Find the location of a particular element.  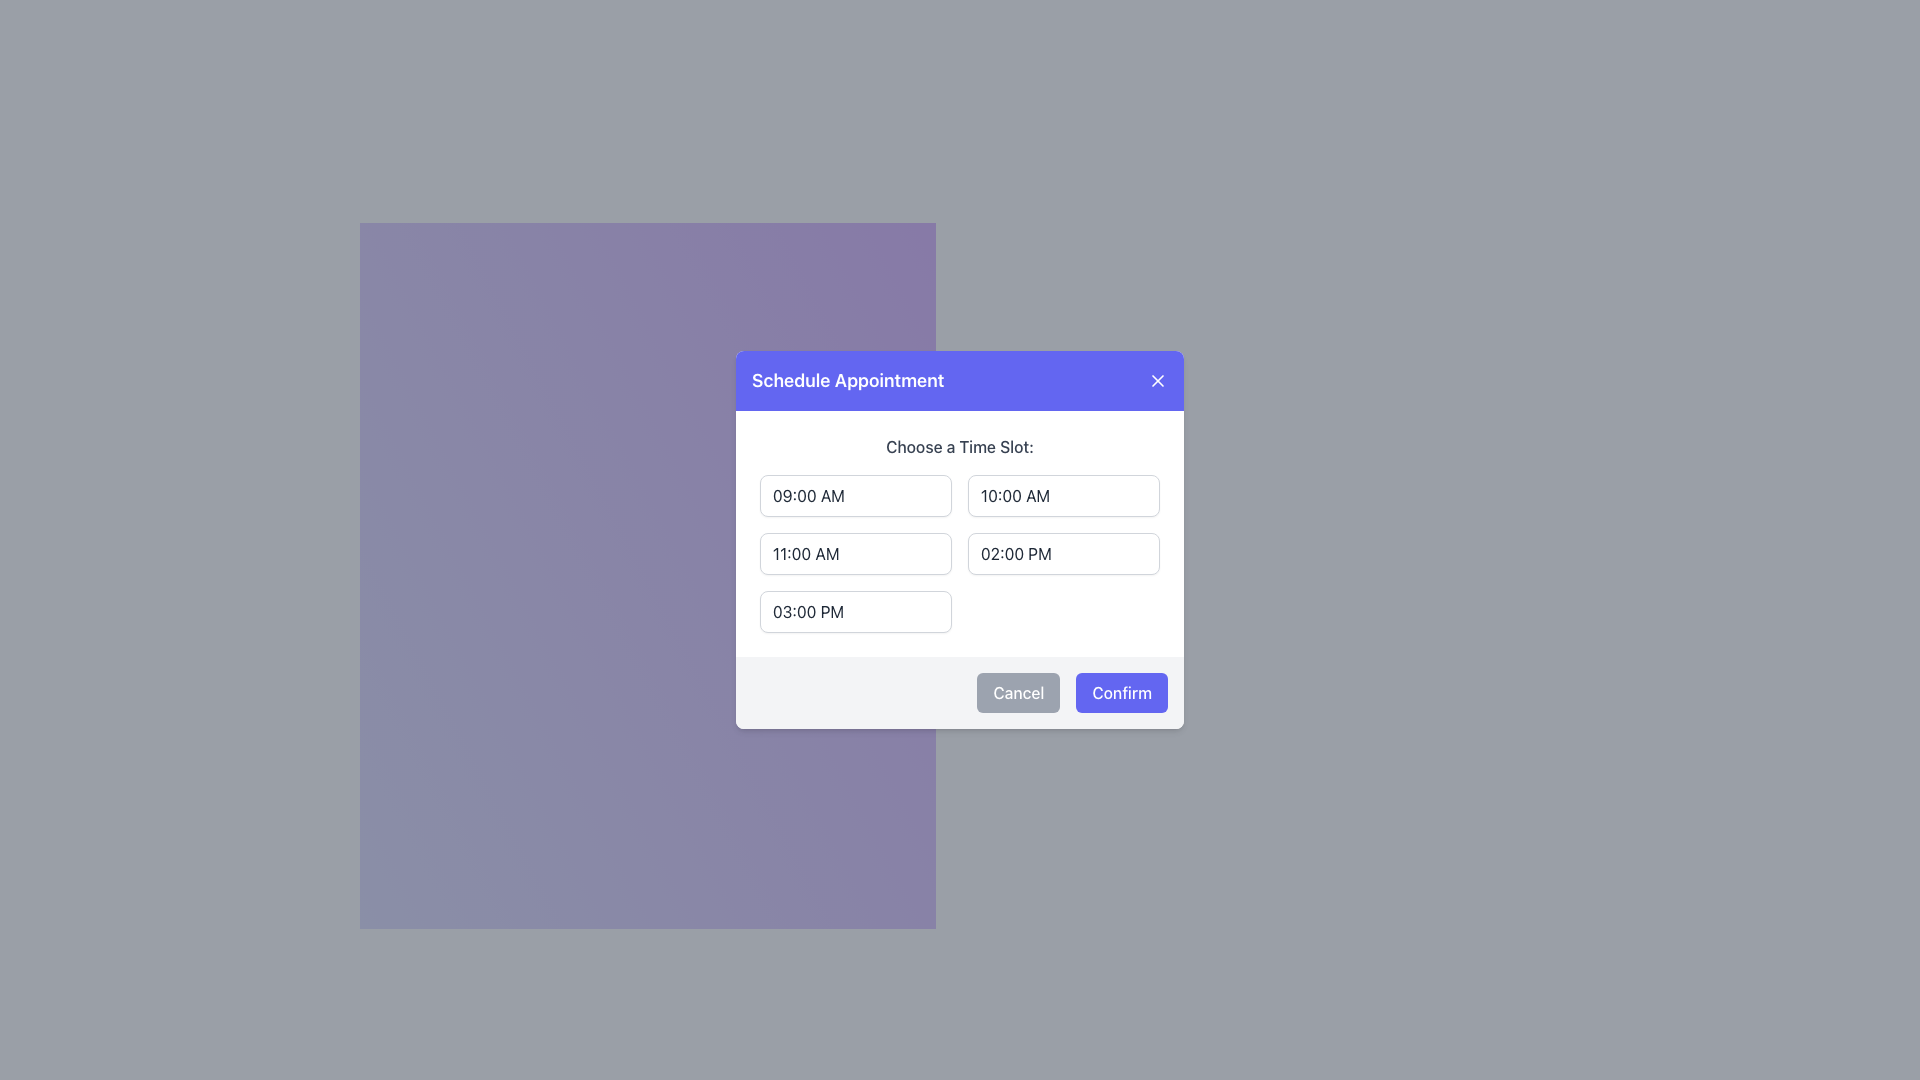

the confirm button located to the right of the cancel button in the modal dialog, which triggers the confirmation process for scheduling an appointment is located at coordinates (1122, 692).